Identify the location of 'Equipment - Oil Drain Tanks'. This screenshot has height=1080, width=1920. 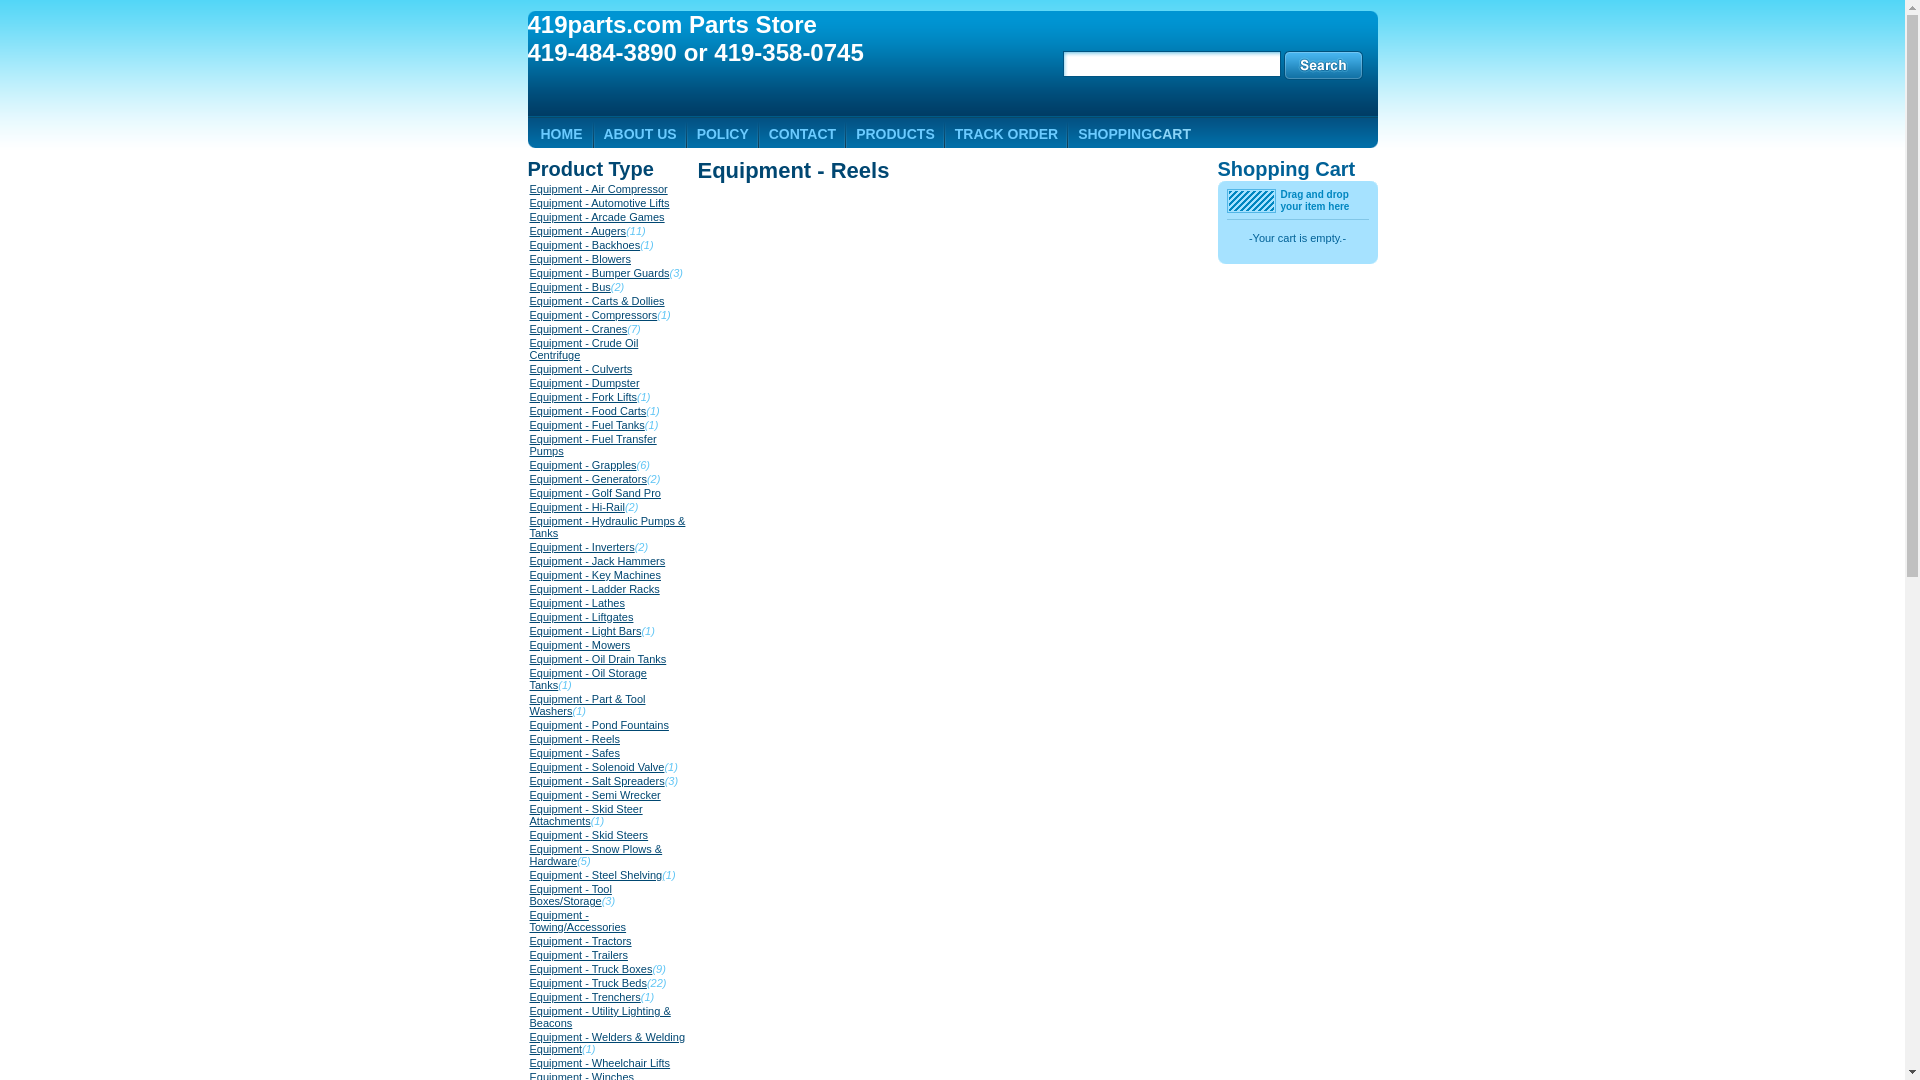
(597, 659).